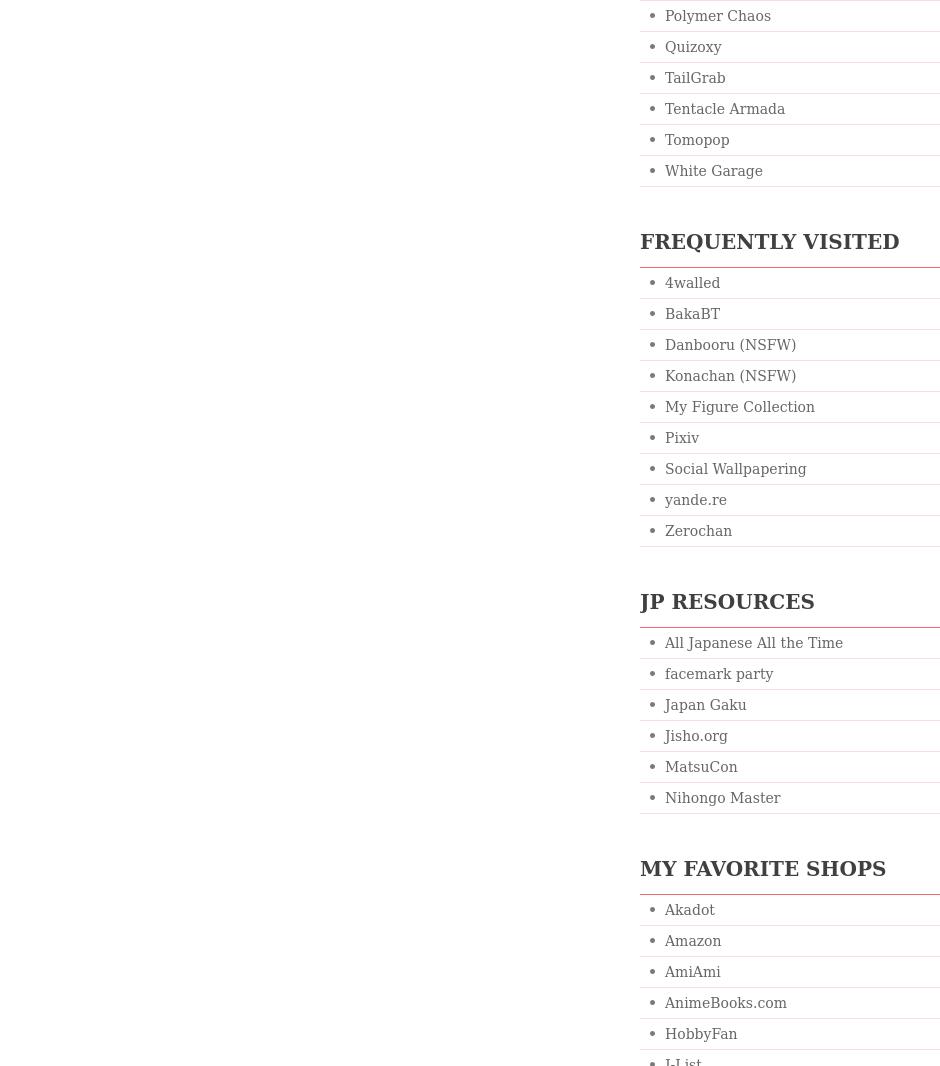 This screenshot has width=940, height=1066. I want to click on 'BakaBT', so click(691, 314).